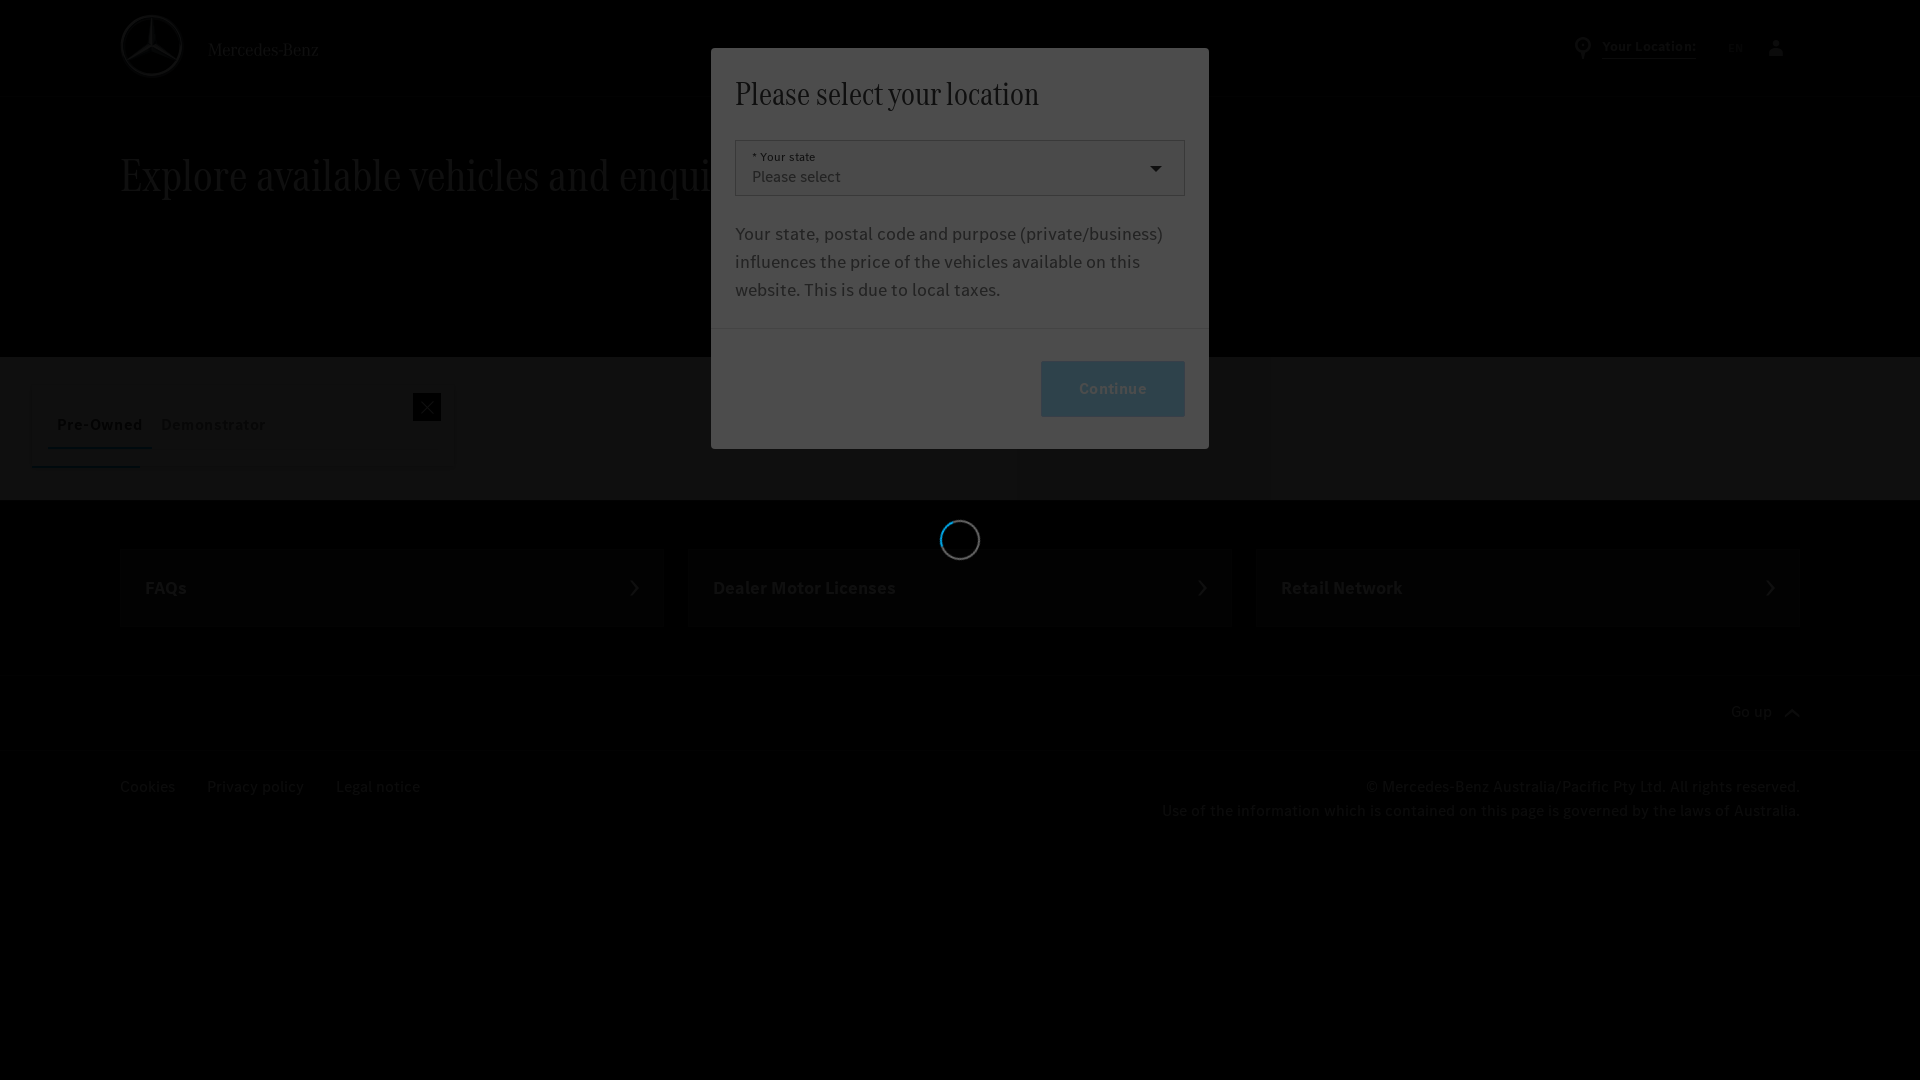  I want to click on 'EN', so click(1722, 46).